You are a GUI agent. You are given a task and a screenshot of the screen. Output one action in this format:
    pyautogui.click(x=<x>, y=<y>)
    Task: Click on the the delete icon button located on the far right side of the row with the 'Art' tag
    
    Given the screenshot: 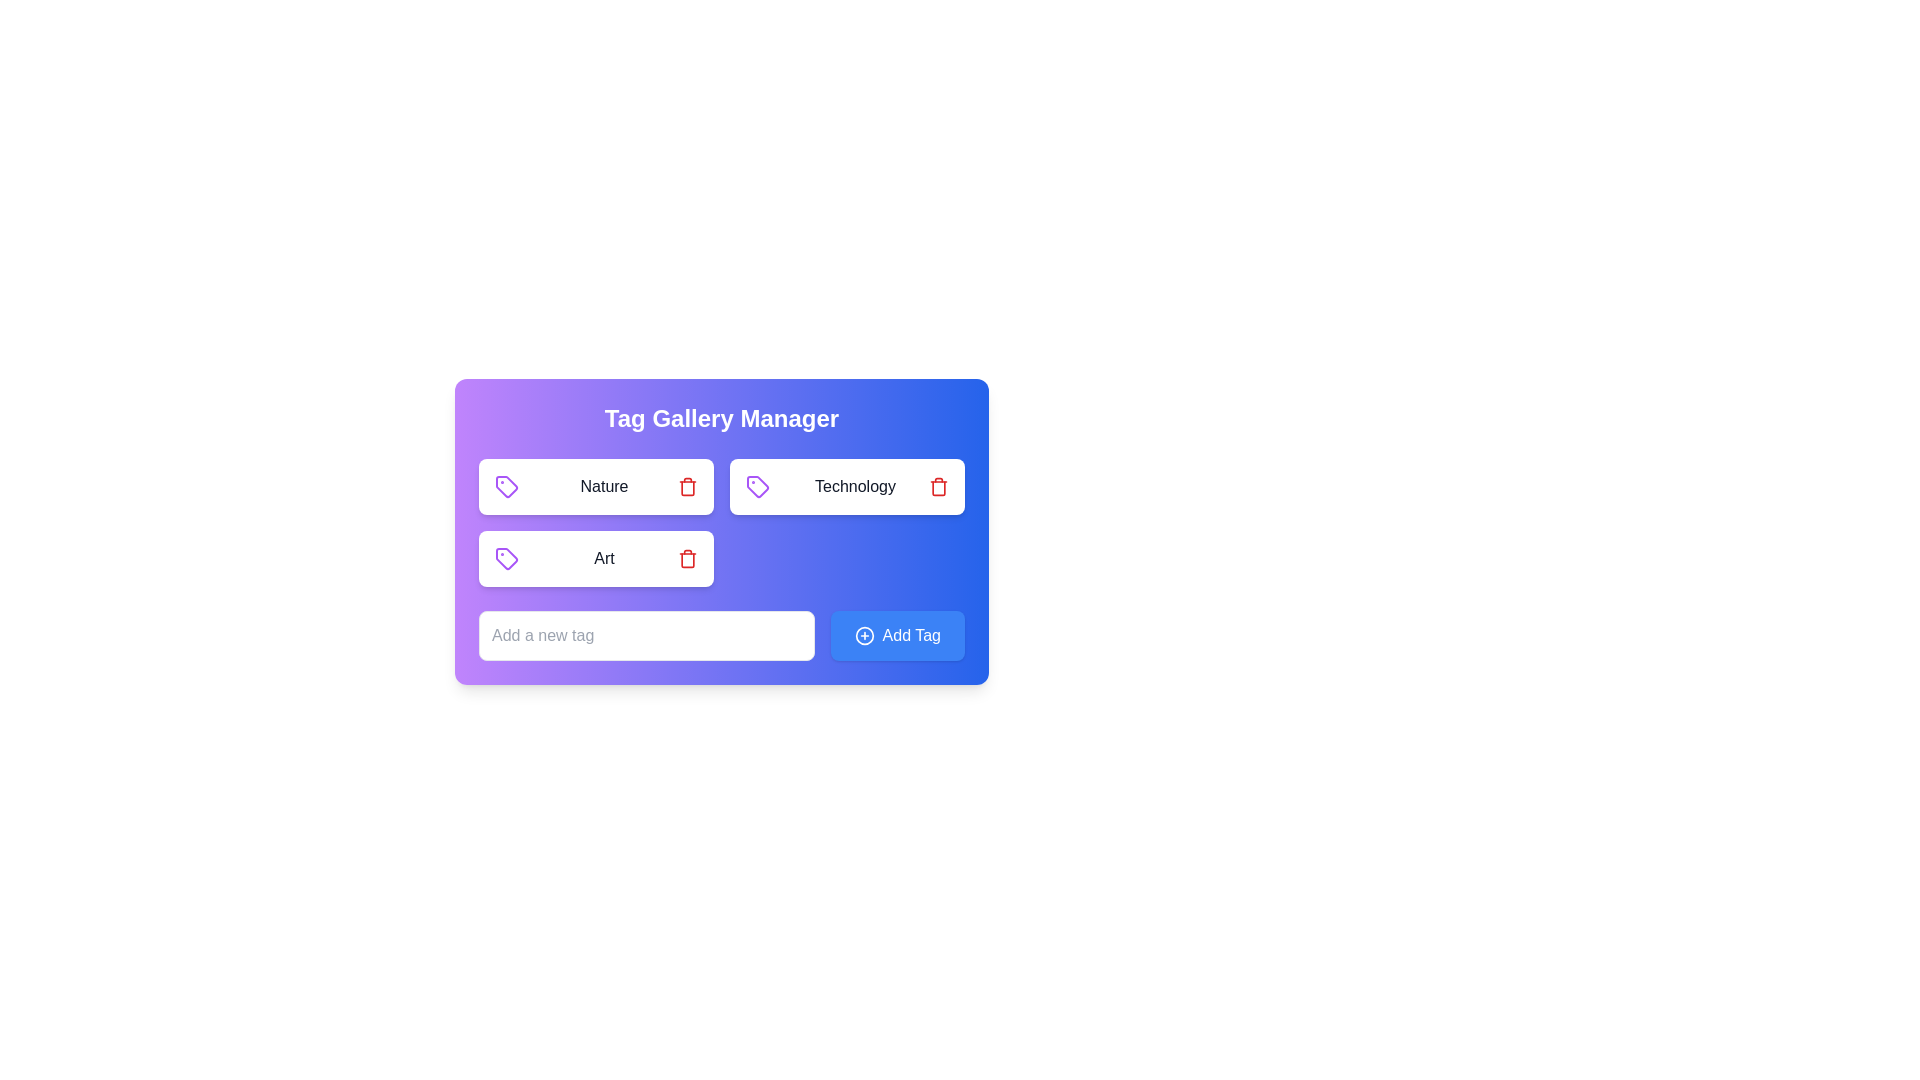 What is the action you would take?
    pyautogui.click(x=687, y=559)
    